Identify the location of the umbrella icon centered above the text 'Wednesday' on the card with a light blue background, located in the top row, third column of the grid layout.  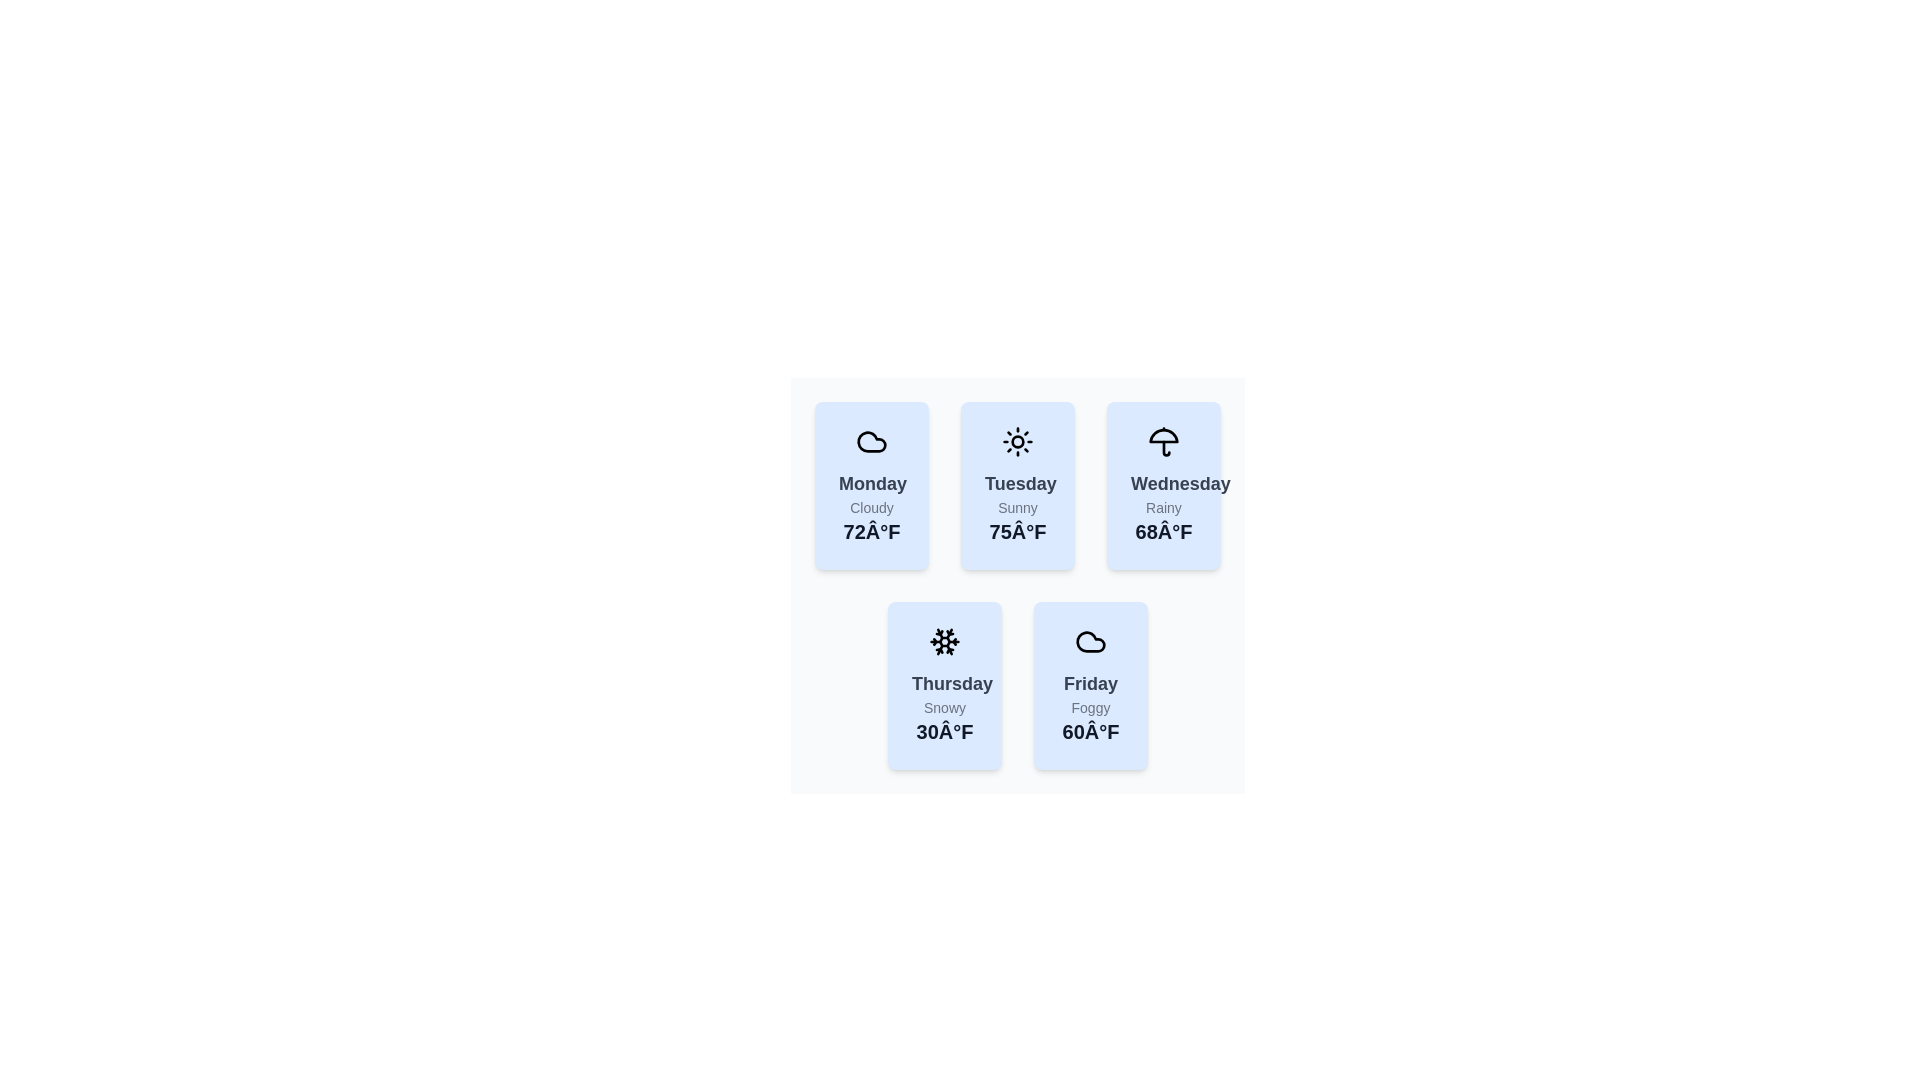
(1163, 441).